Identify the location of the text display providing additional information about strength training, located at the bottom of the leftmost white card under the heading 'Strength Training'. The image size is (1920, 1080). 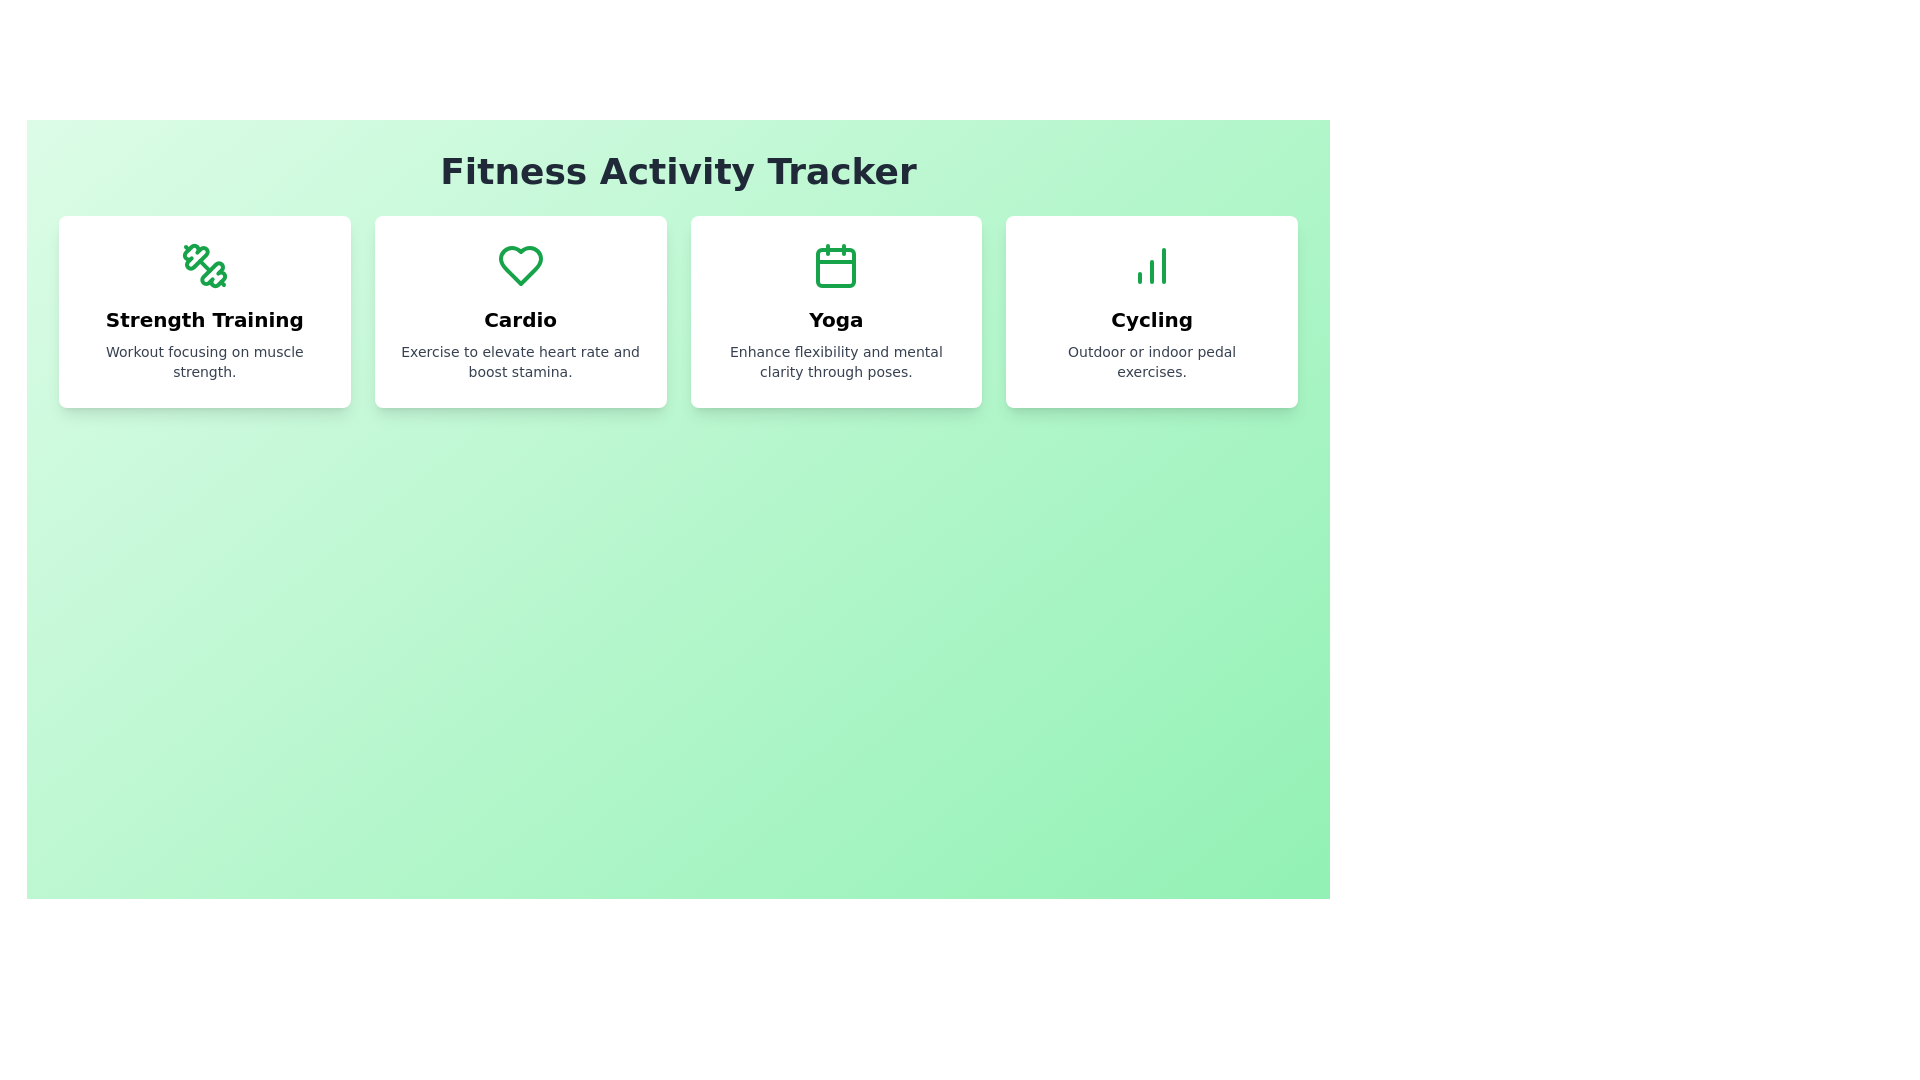
(204, 362).